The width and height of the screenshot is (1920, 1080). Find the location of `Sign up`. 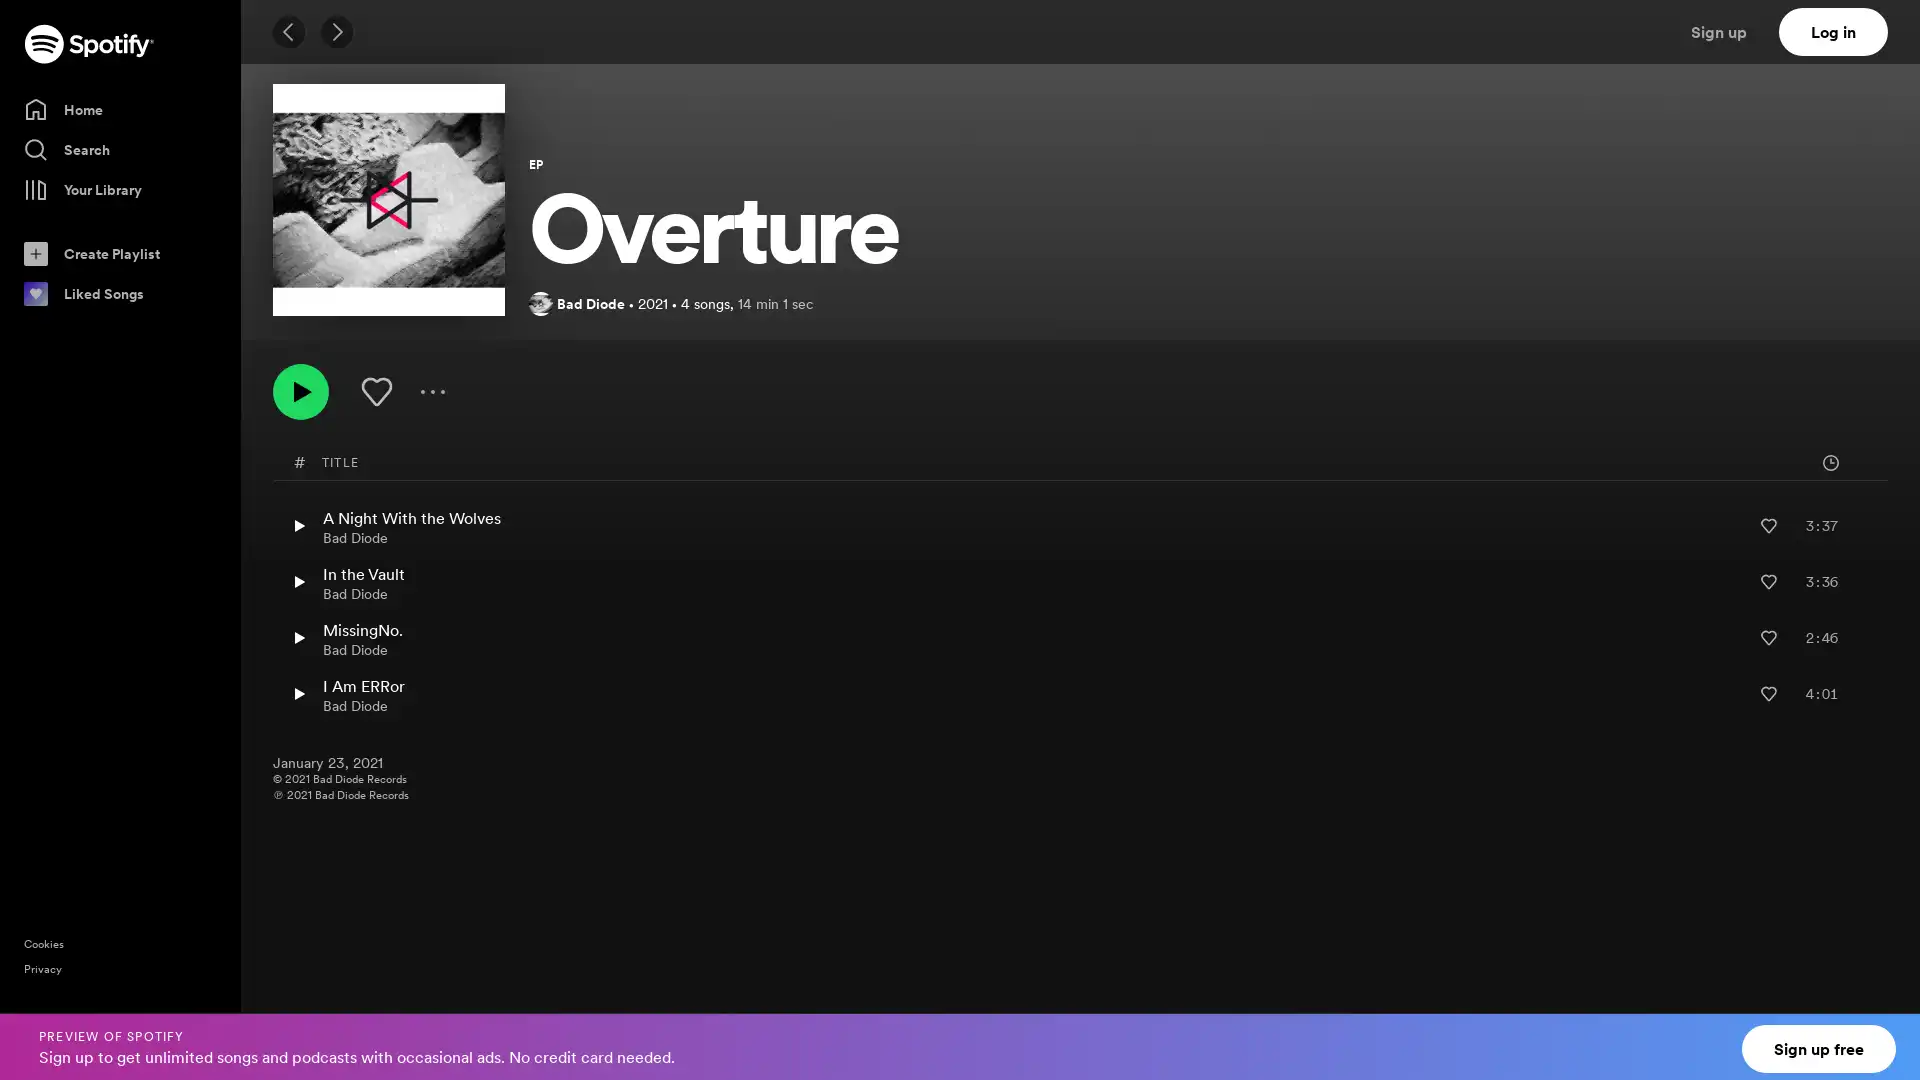

Sign up is located at coordinates (1730, 31).